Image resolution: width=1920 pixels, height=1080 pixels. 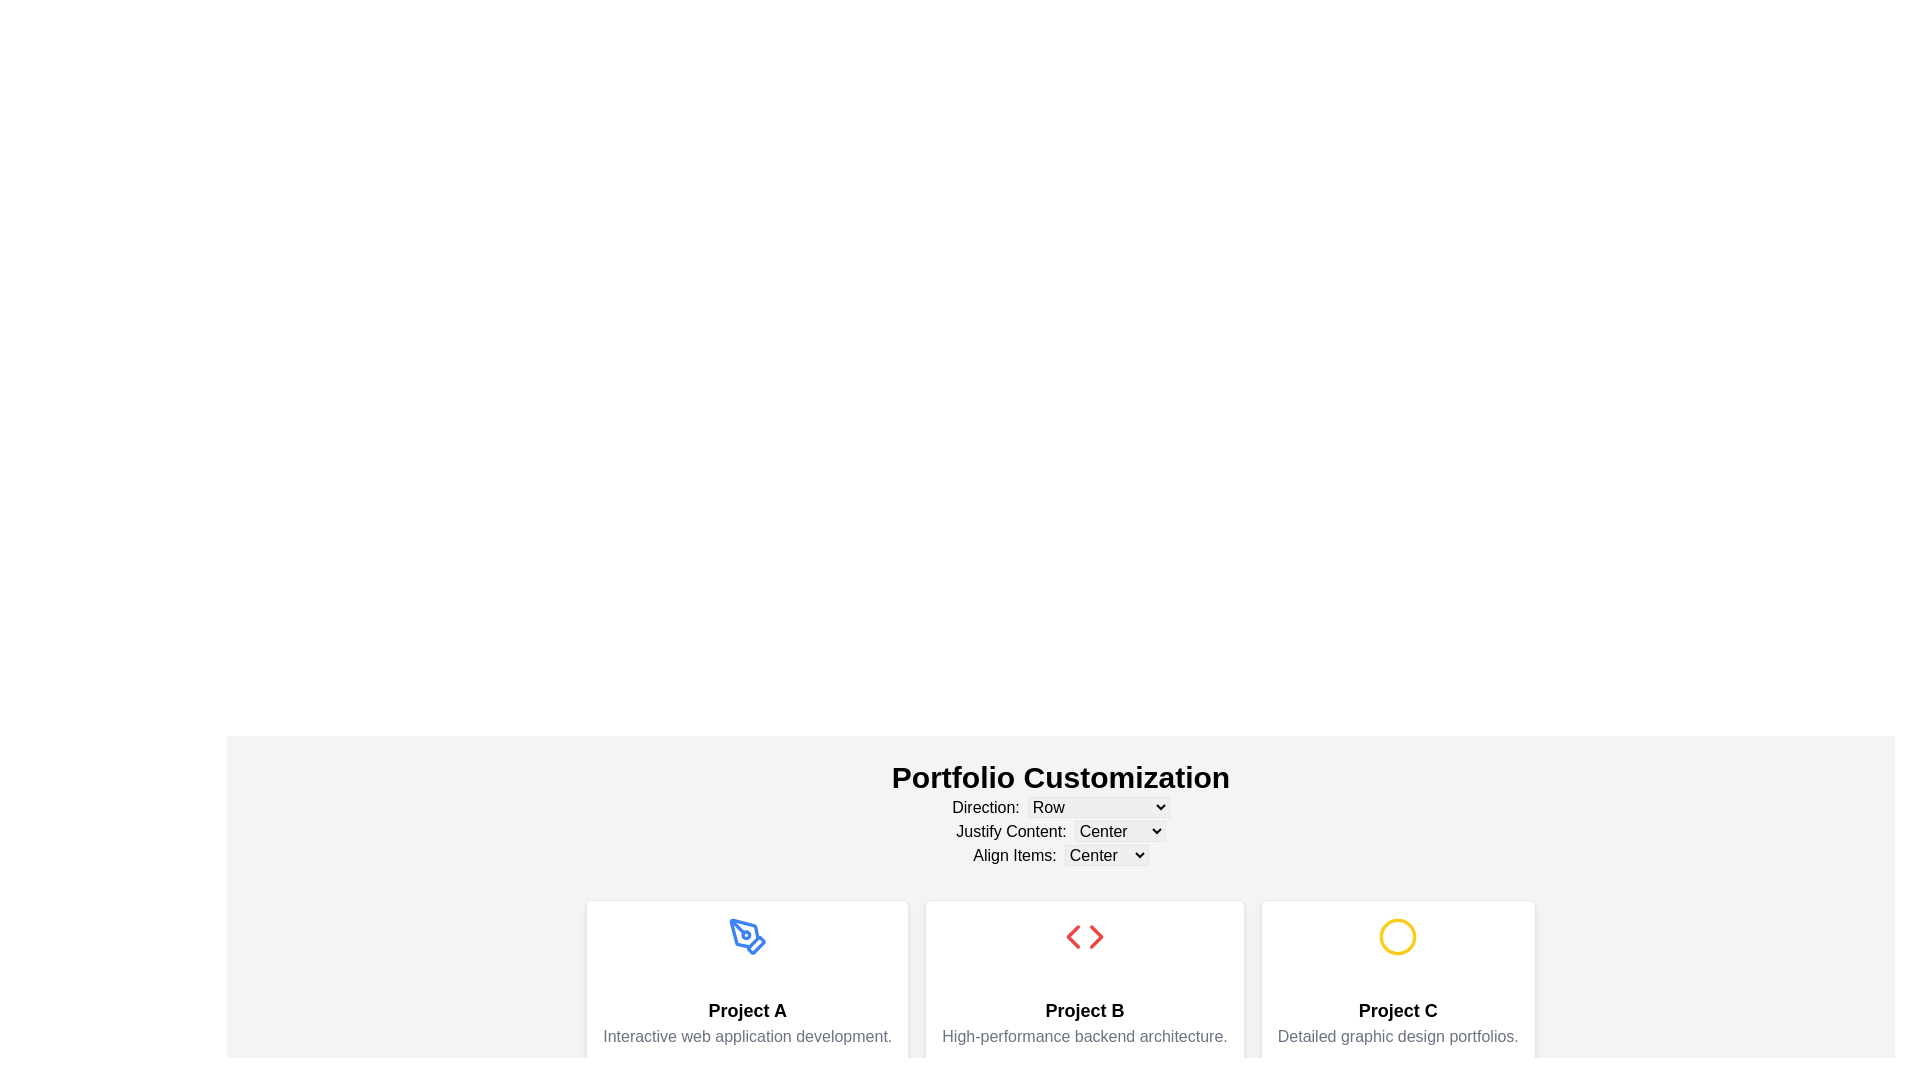 I want to click on the circular yellow outlined icon located in the 'Project C' section of the last column, so click(x=1397, y=937).